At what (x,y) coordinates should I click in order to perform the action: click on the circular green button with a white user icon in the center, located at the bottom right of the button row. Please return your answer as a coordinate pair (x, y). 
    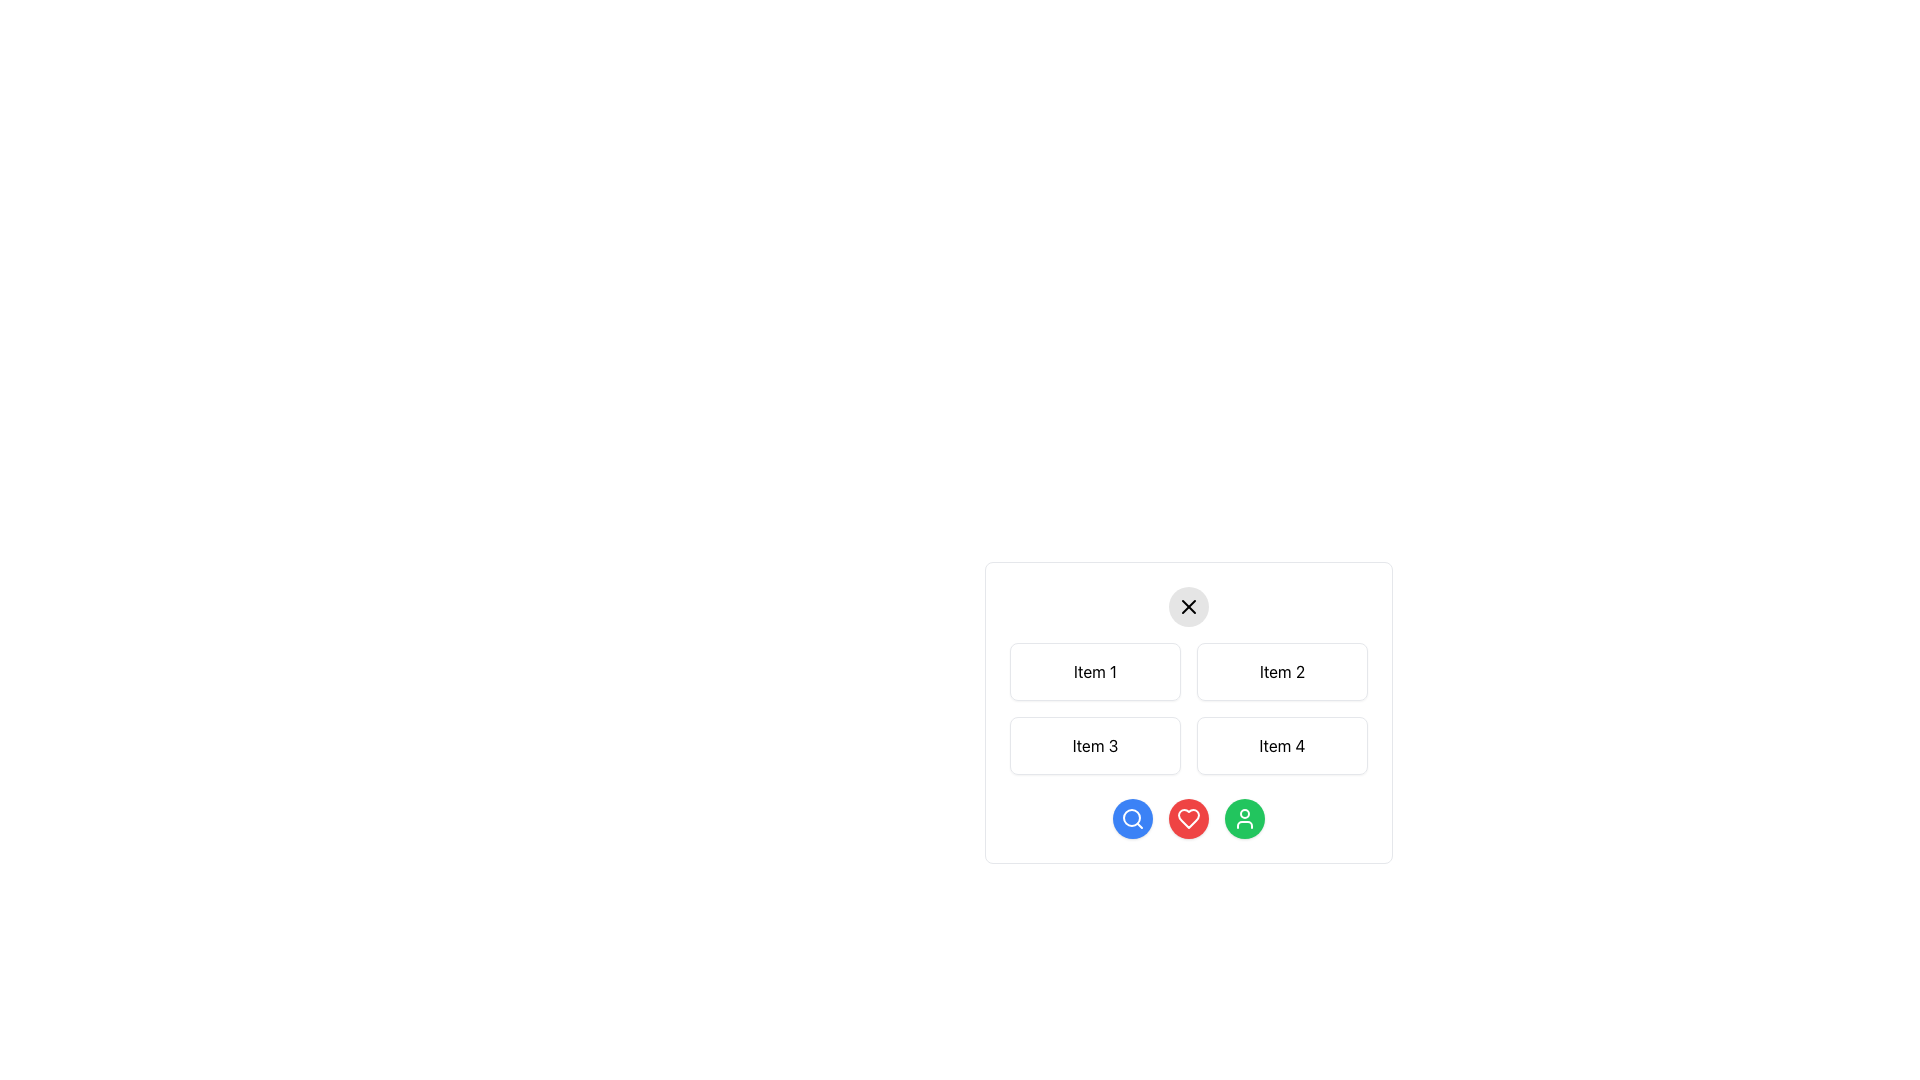
    Looking at the image, I should click on (1243, 818).